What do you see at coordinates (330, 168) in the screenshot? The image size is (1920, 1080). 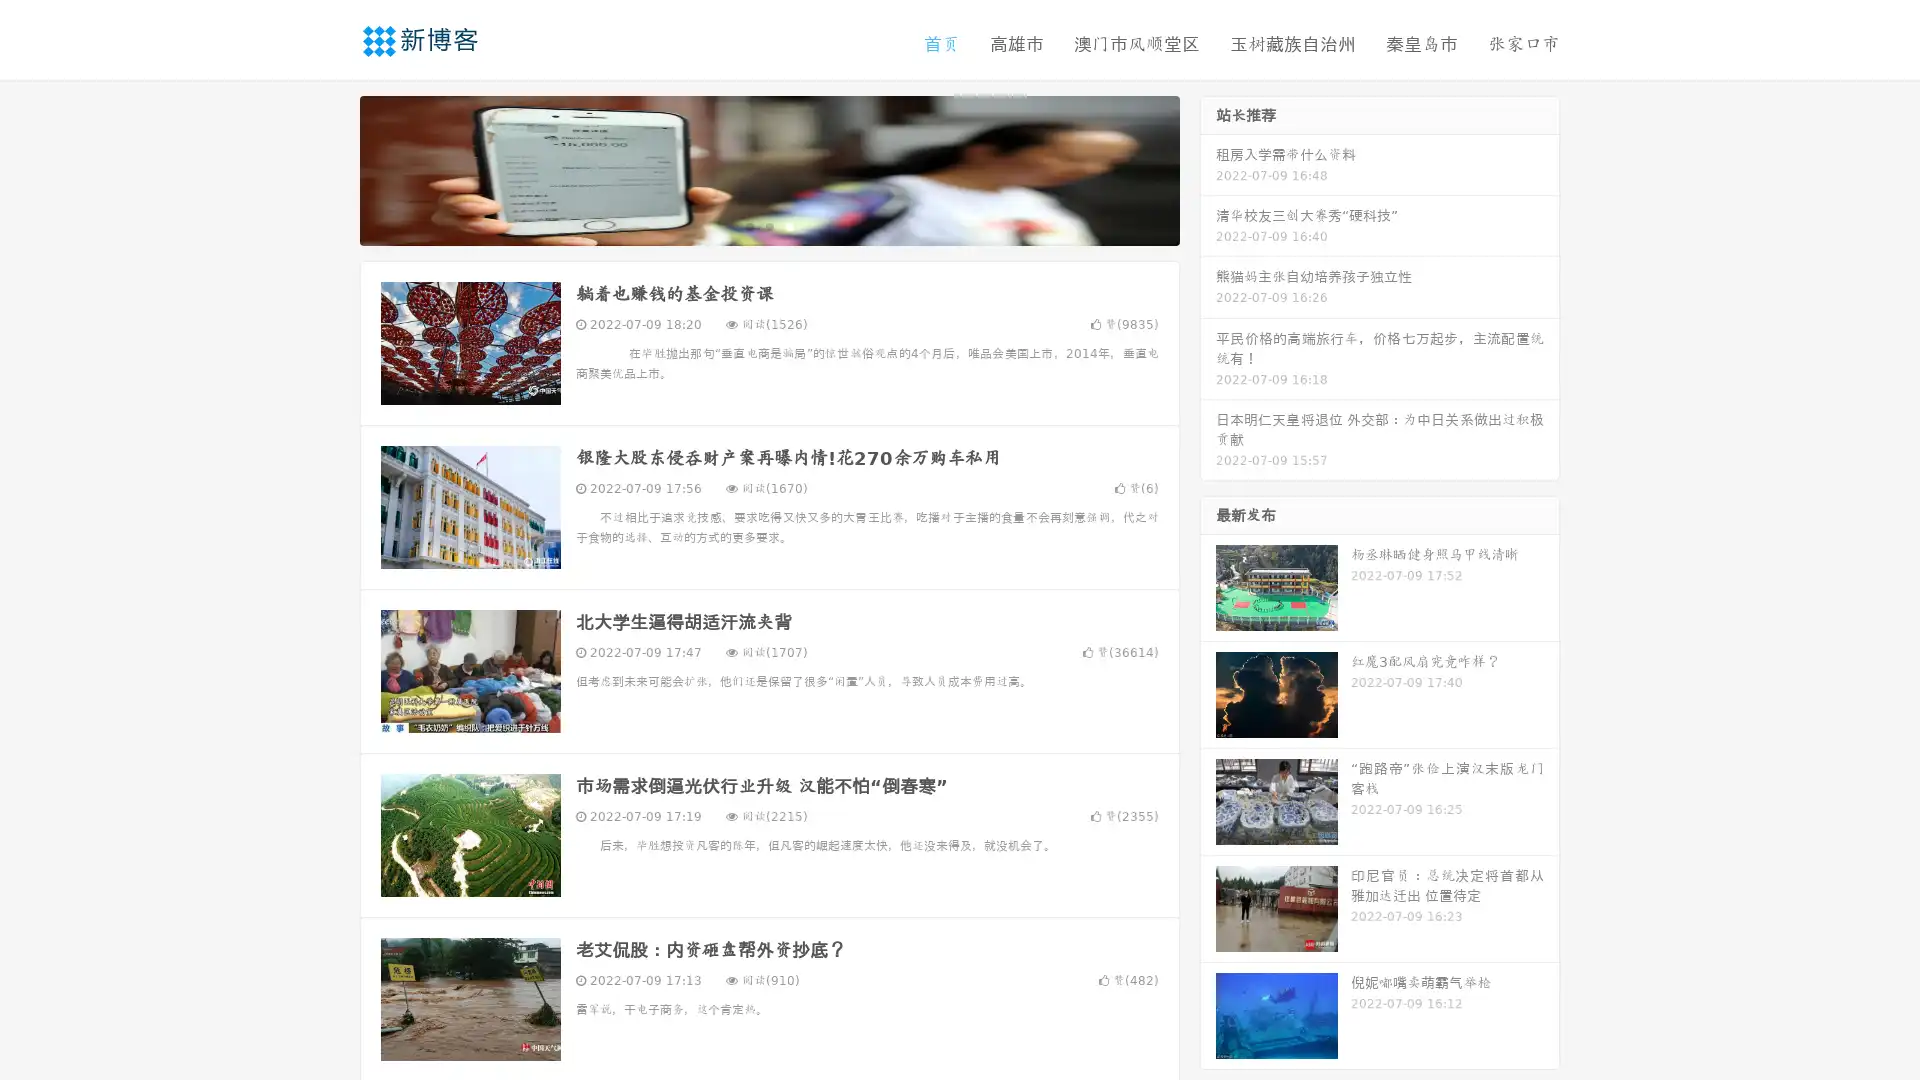 I see `Previous slide` at bounding box center [330, 168].